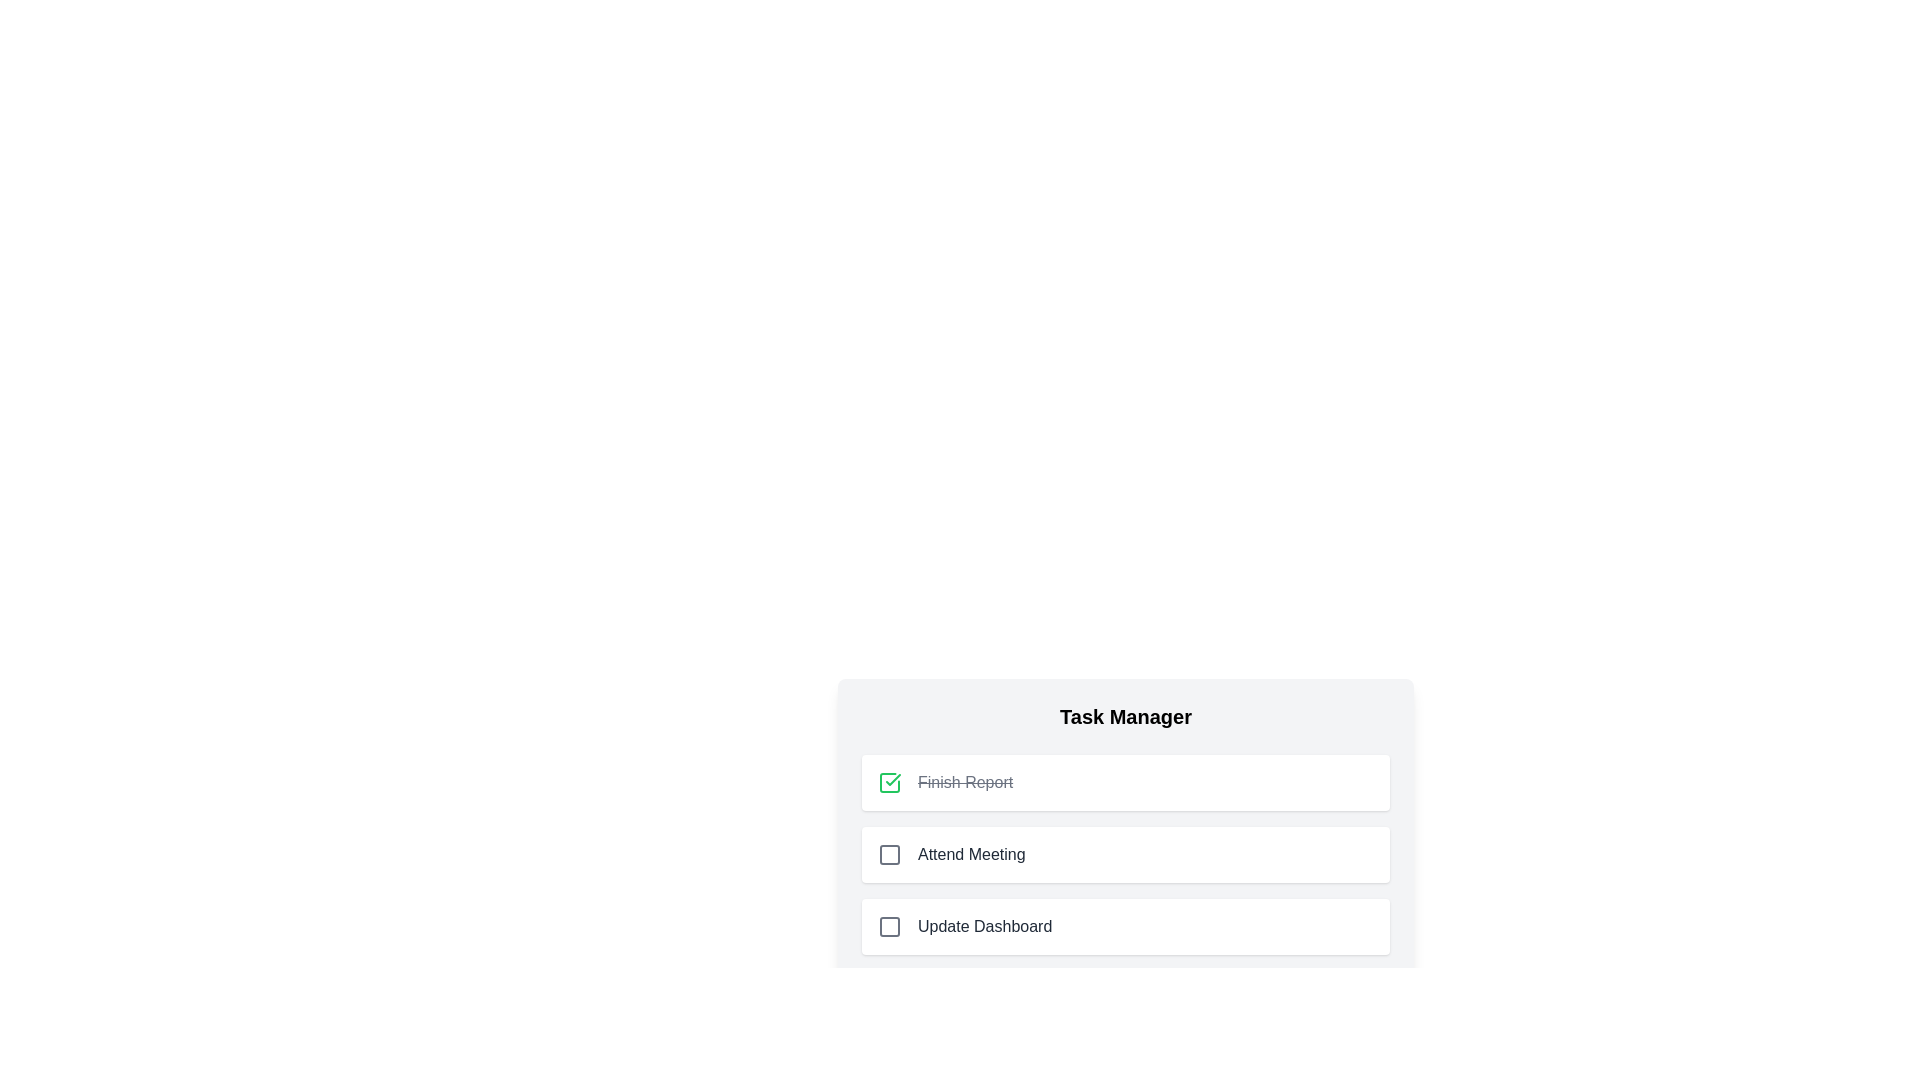  Describe the element at coordinates (971, 855) in the screenshot. I see `the text label displaying 'Attend Meeting' in the task manager to identify the associated task` at that location.